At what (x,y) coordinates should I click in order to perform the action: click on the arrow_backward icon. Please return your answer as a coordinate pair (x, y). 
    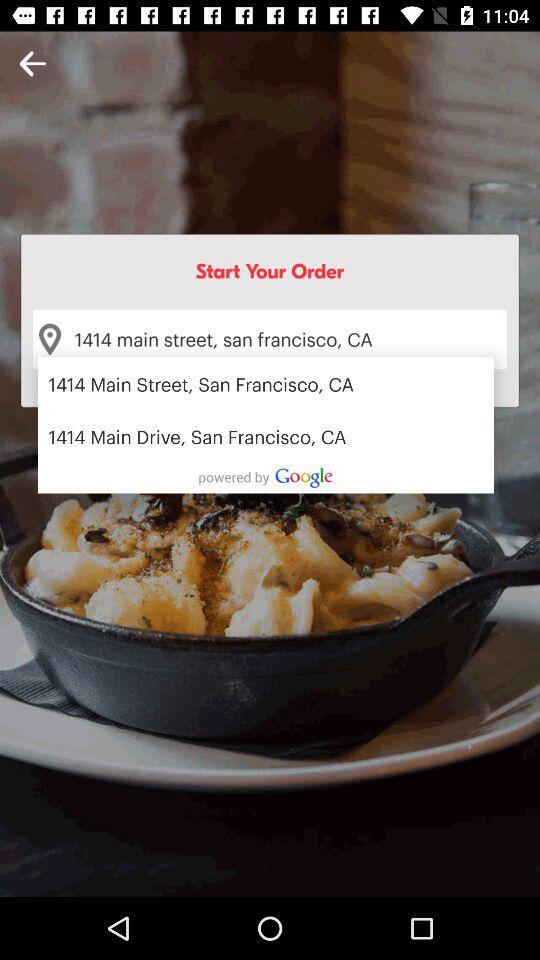
    Looking at the image, I should click on (31, 64).